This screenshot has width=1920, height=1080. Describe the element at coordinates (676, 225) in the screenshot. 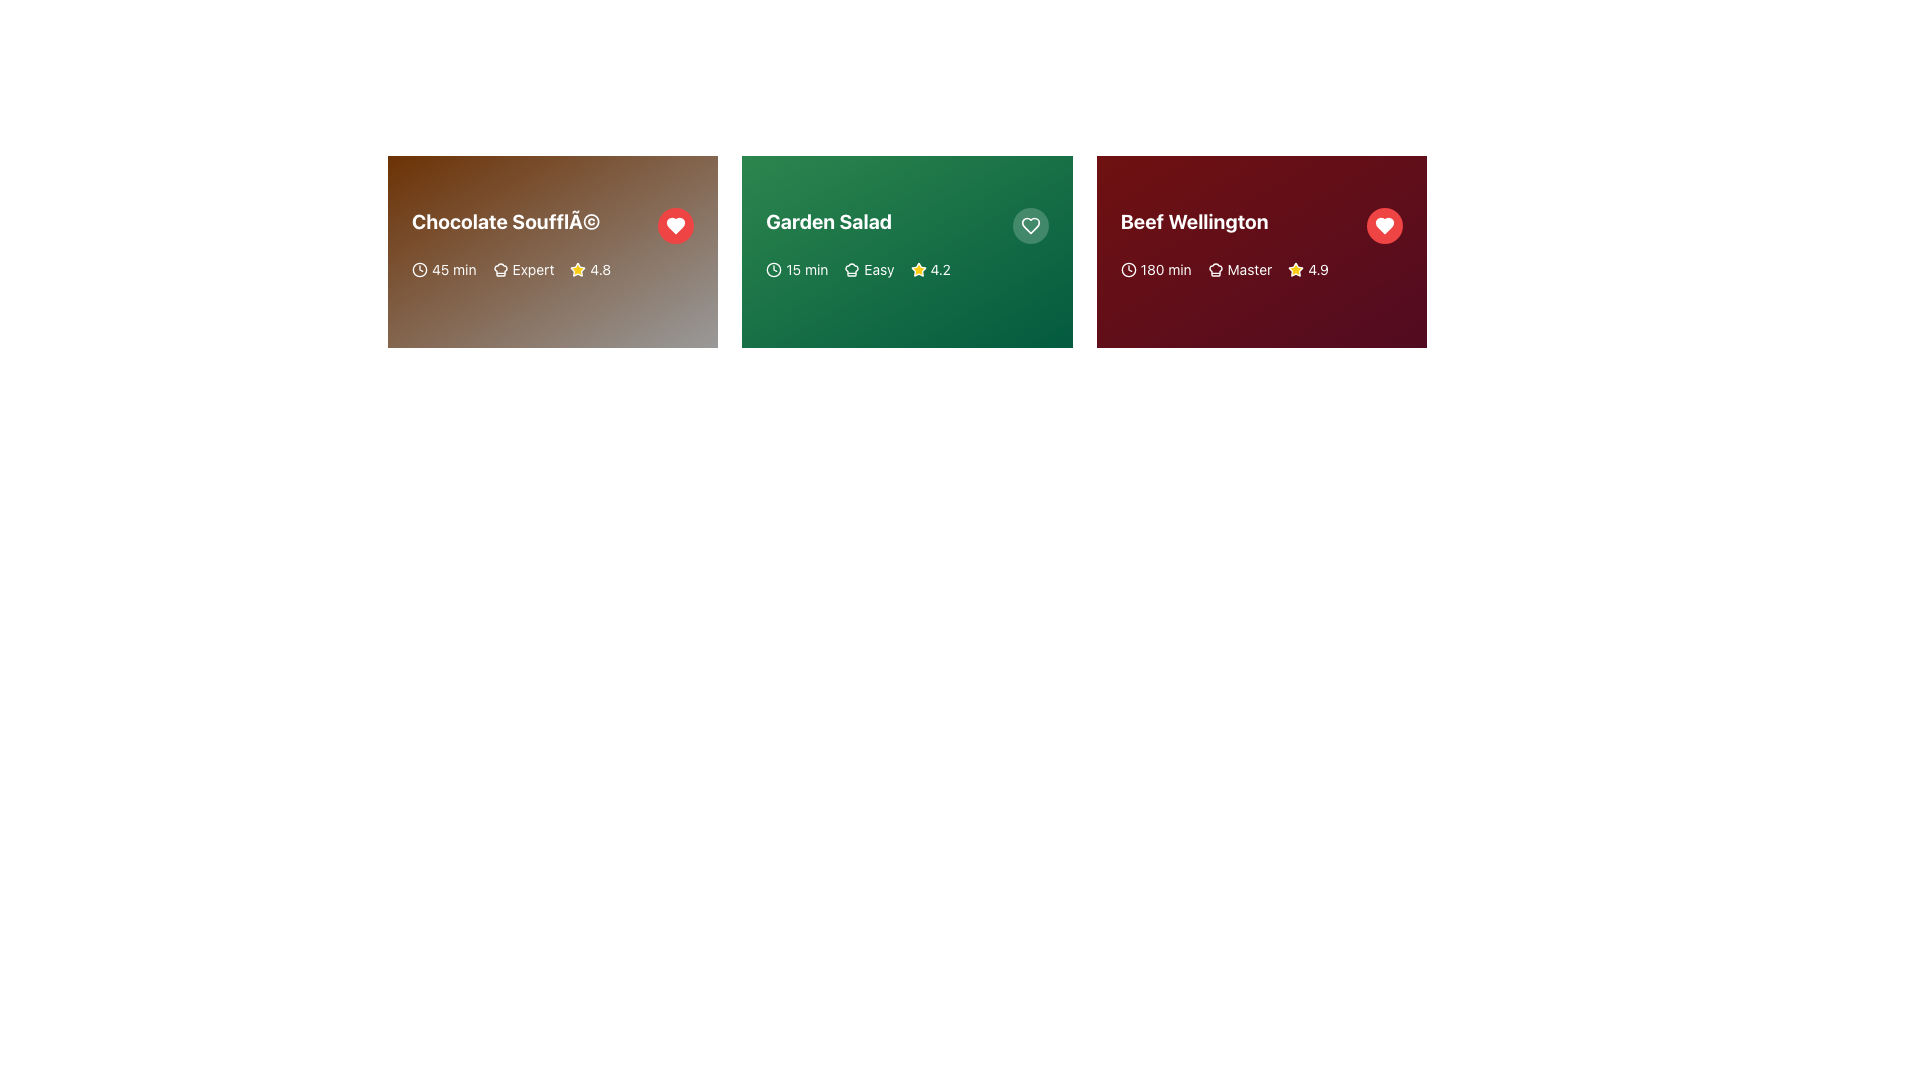

I see `the white heart-shaped icon within the red circular button located in the top-right corner of the 'Chocolate Soufflé' recipe card` at that location.